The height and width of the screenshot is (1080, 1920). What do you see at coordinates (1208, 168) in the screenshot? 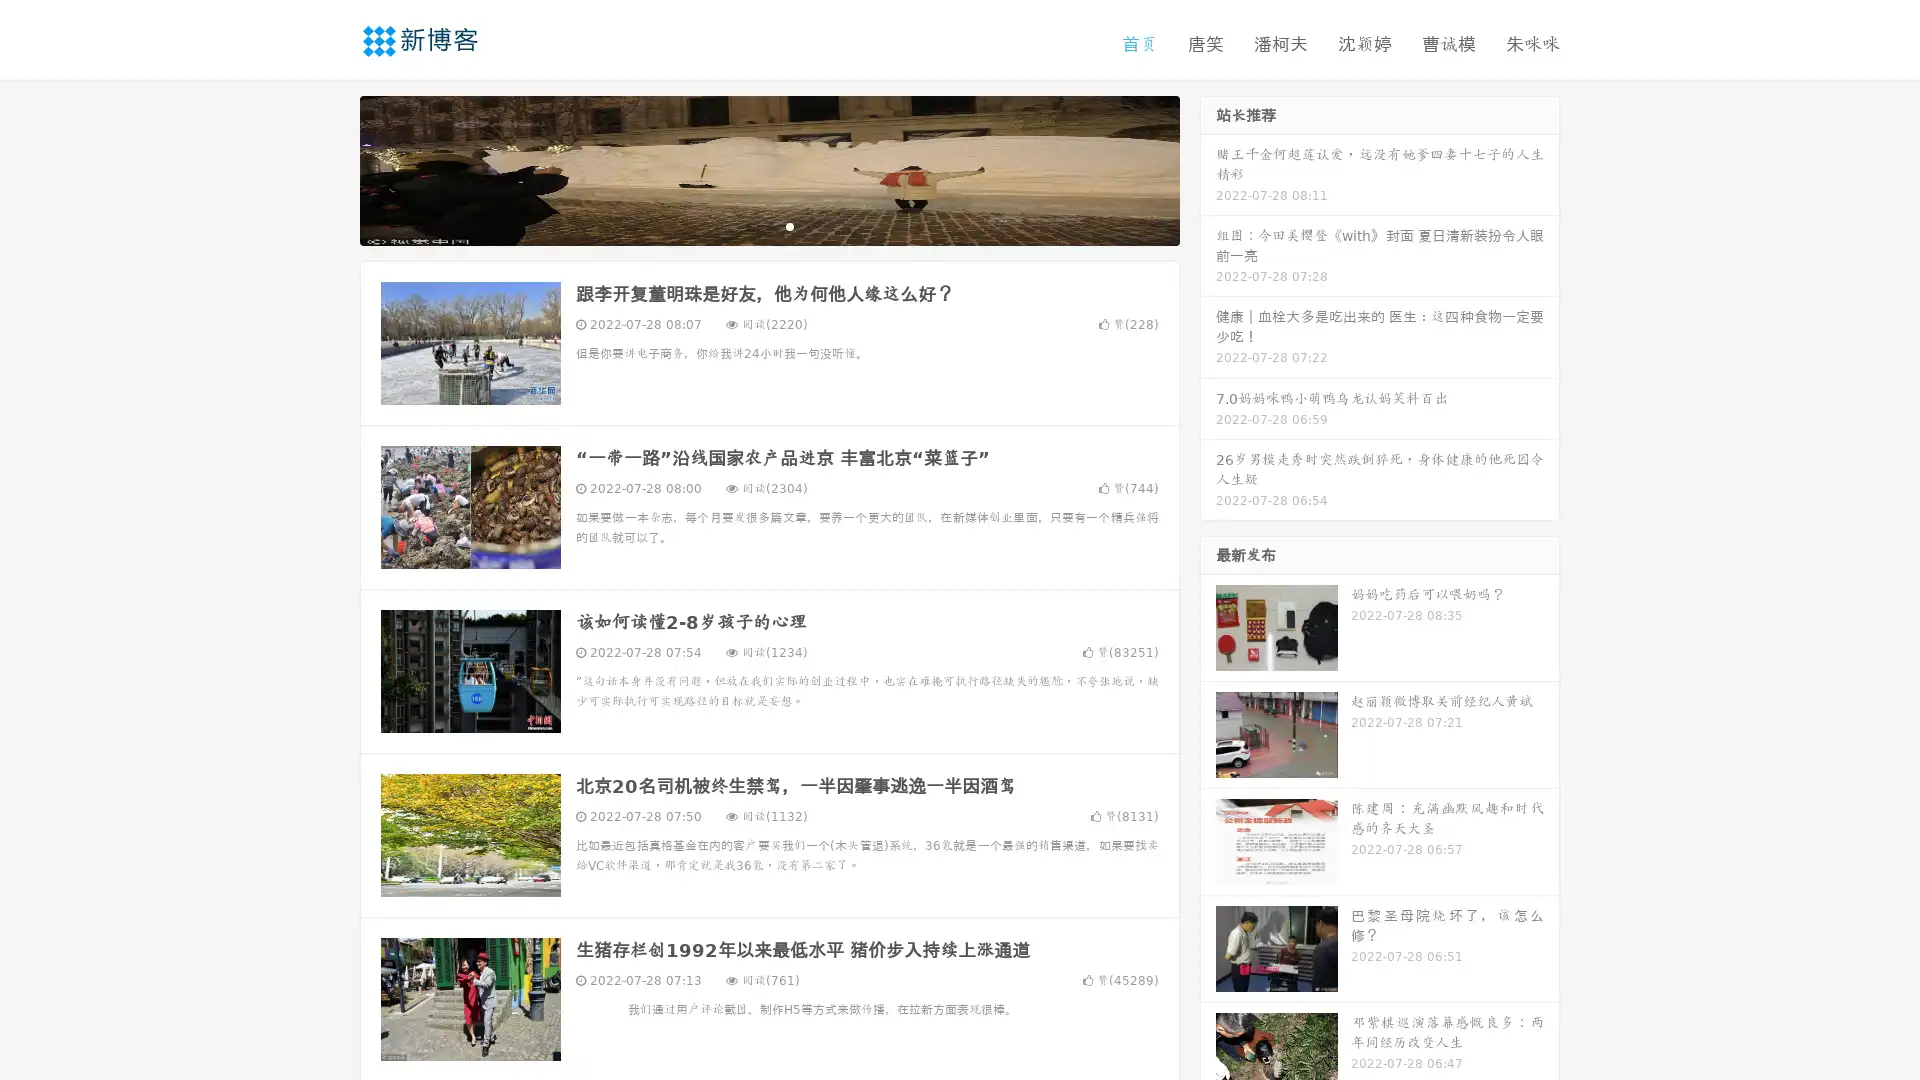
I see `Next slide` at bounding box center [1208, 168].